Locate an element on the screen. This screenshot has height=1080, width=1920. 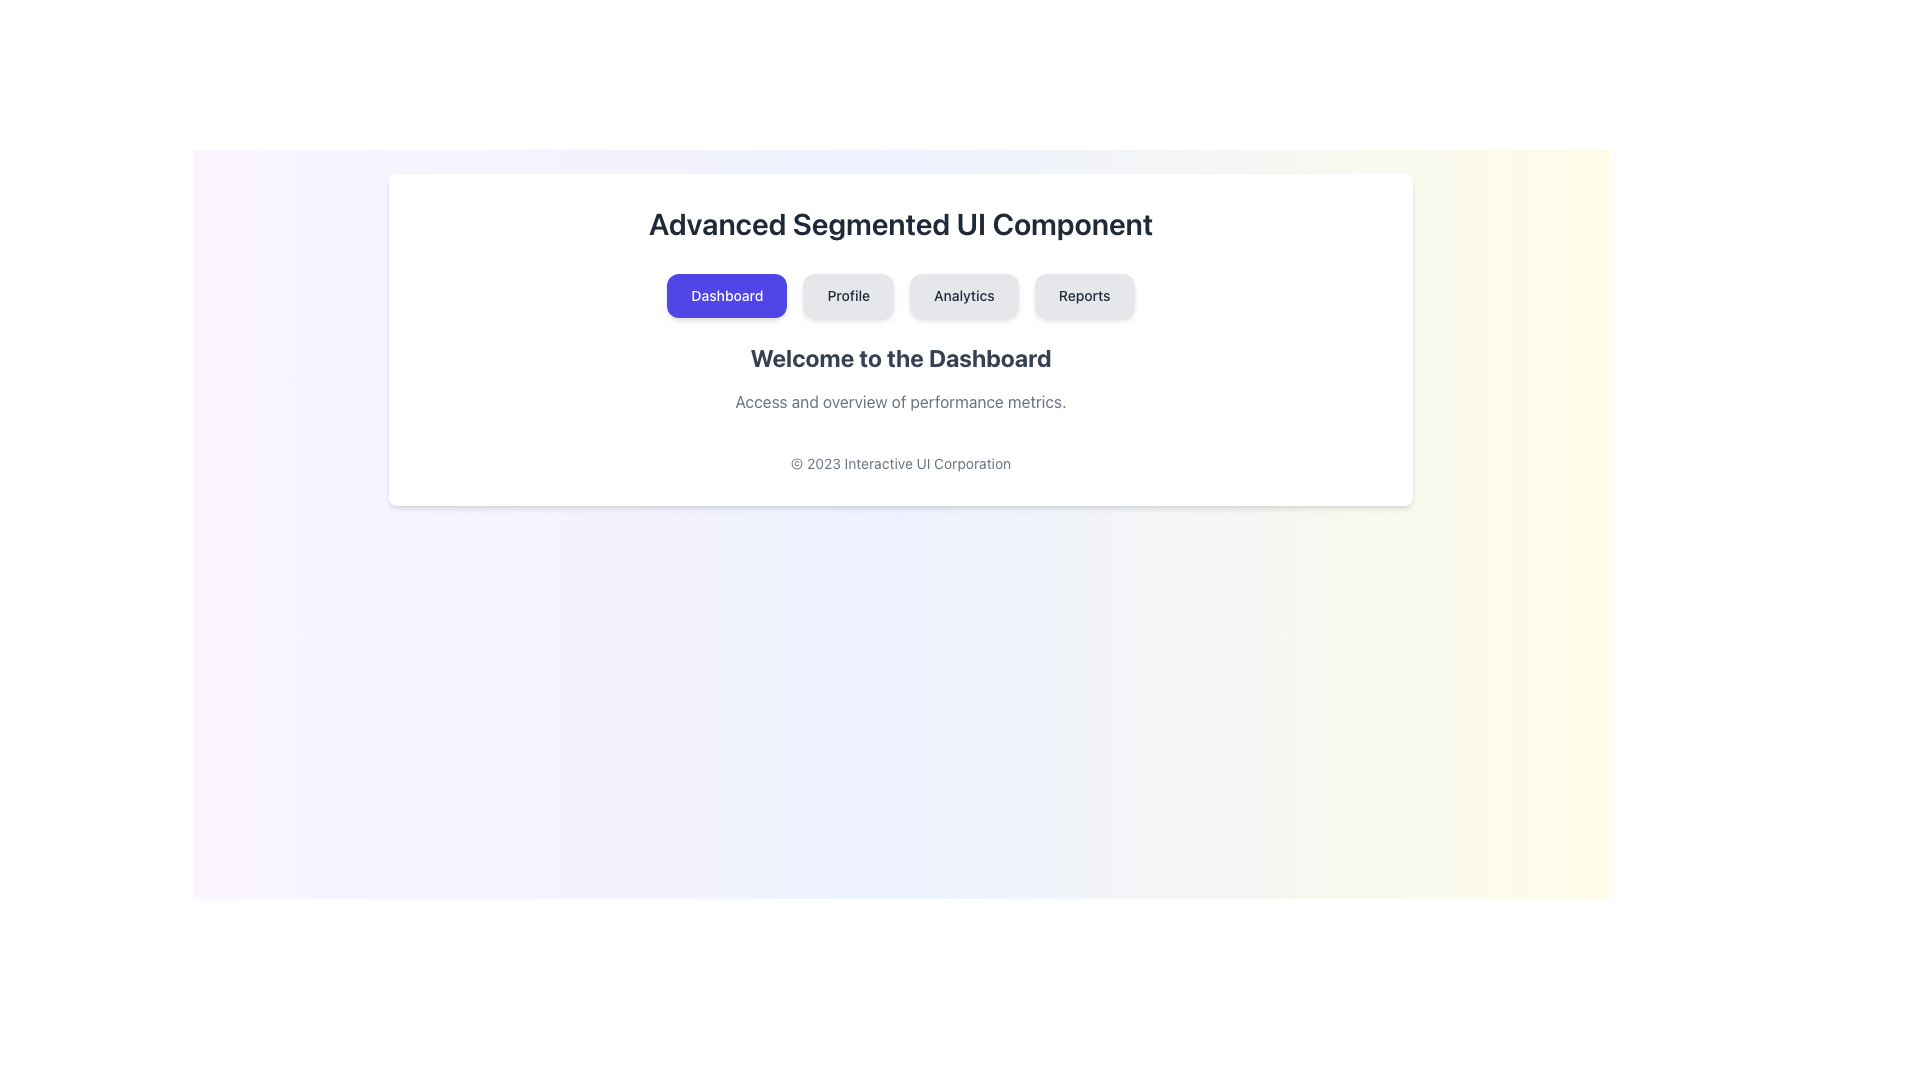
text block displaying 'Welcome to the Dashboard' and 'Access and overview of performance metrics' located centrally beneath the buttons 'Dashboard', 'Profile', 'Analytics', and 'Reports' is located at coordinates (900, 378).